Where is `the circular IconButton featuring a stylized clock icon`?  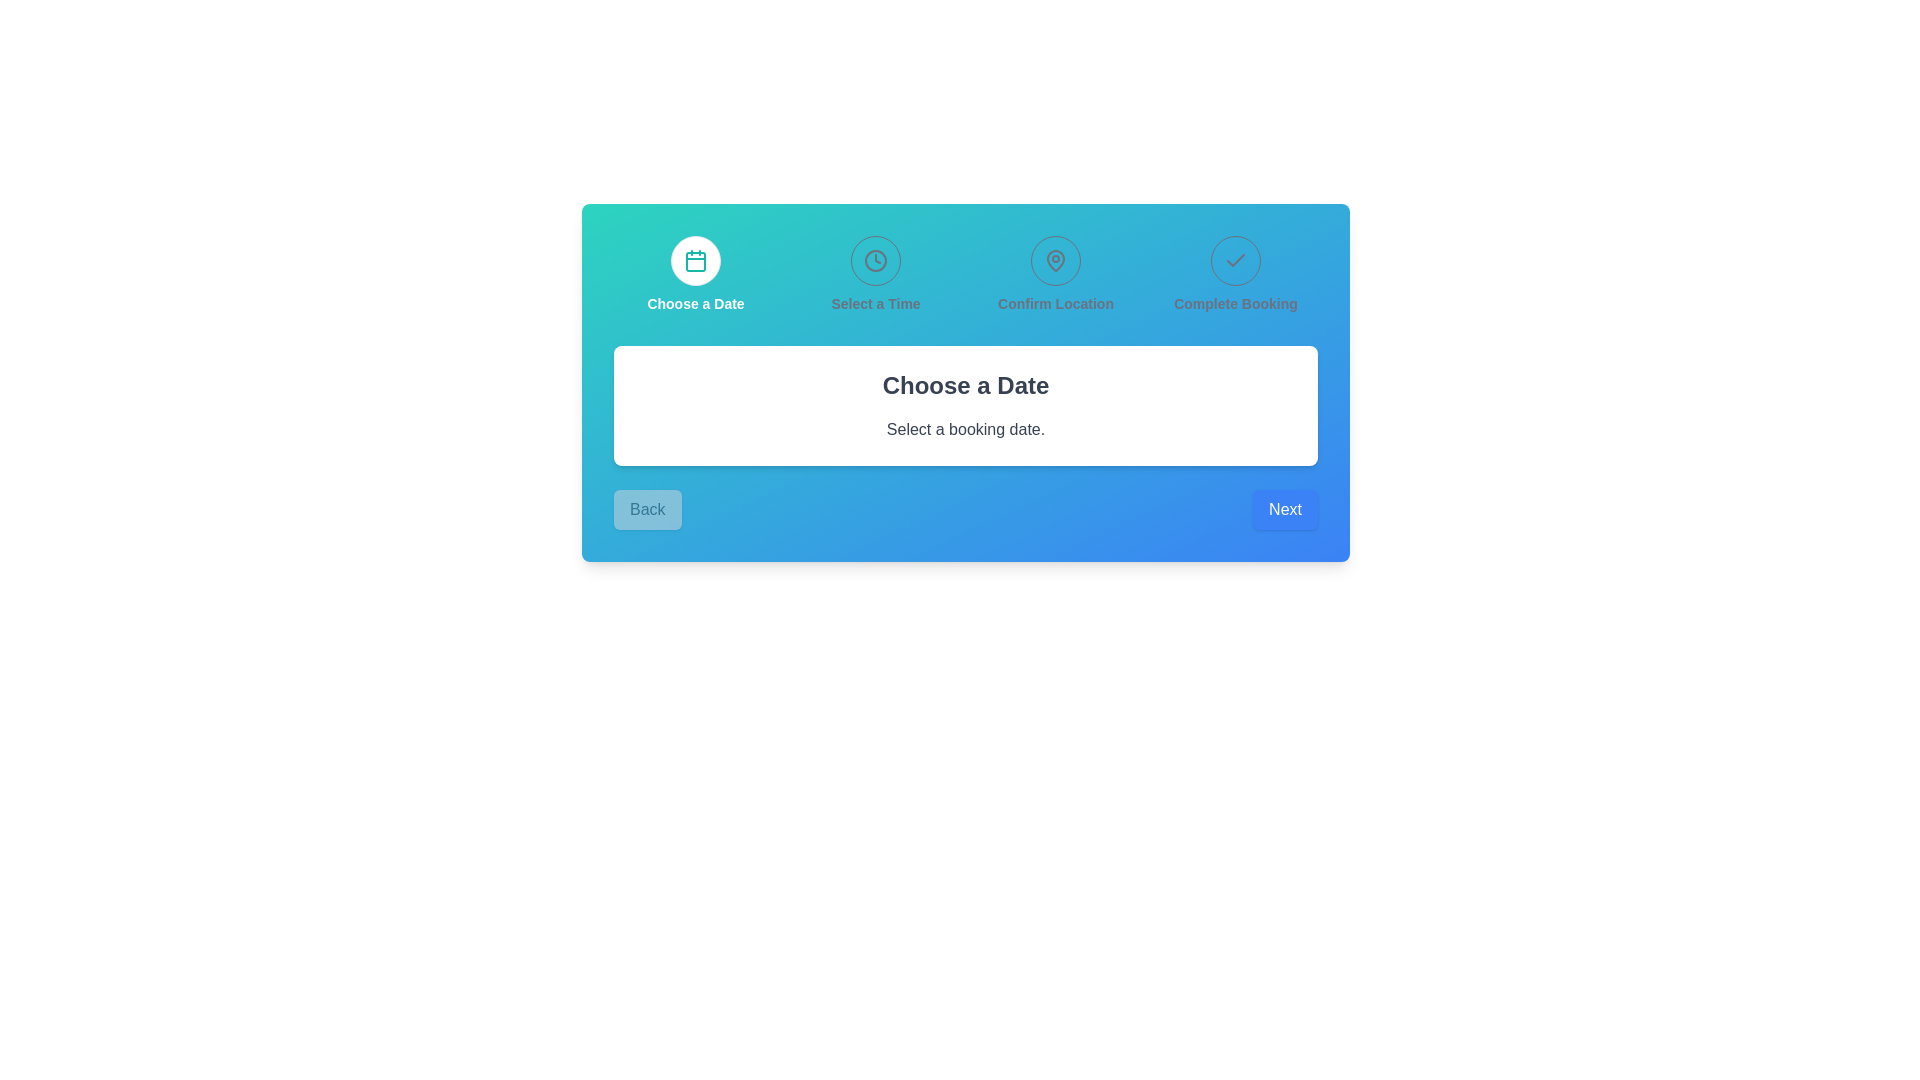 the circular IconButton featuring a stylized clock icon is located at coordinates (875, 260).